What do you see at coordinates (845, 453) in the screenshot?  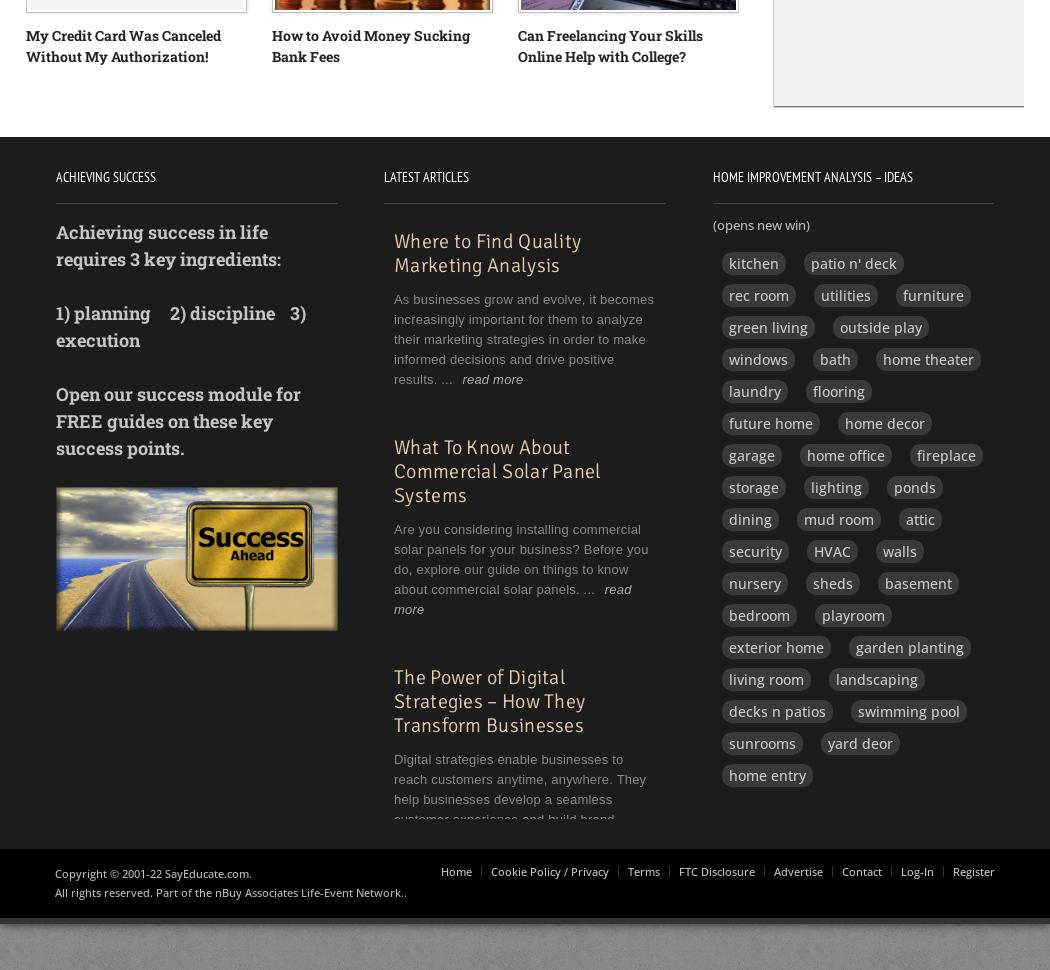 I see `'home office'` at bounding box center [845, 453].